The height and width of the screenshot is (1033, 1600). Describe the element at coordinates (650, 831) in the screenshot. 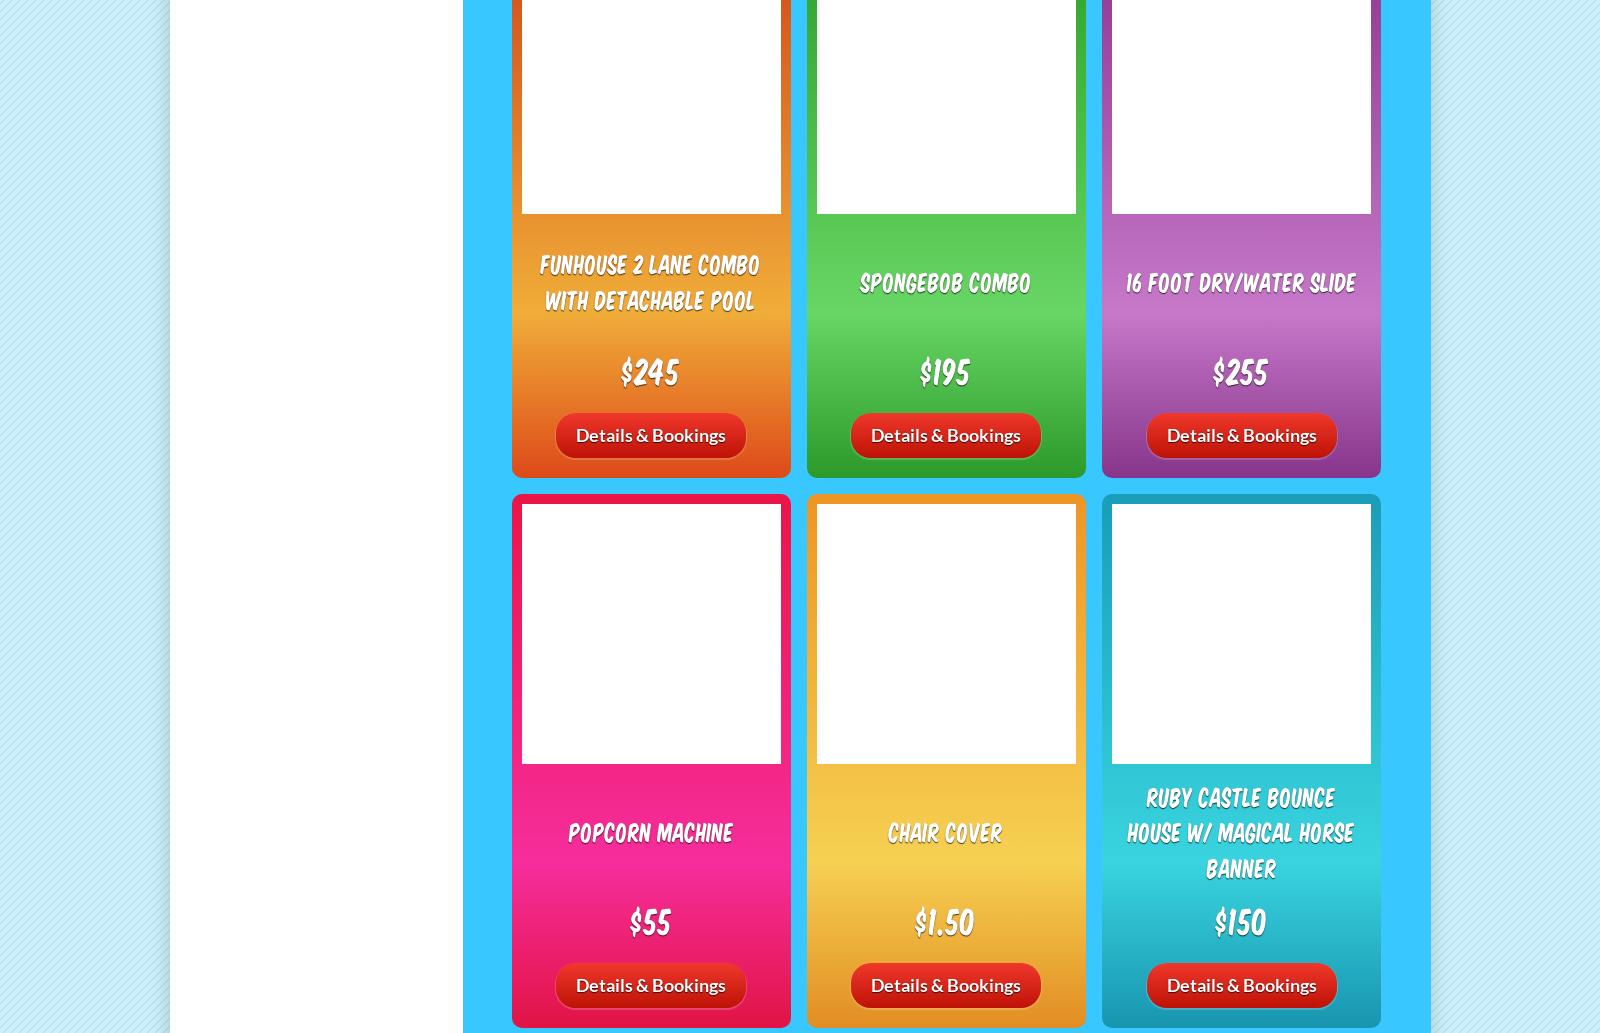

I see `'Popcorn Machine'` at that location.